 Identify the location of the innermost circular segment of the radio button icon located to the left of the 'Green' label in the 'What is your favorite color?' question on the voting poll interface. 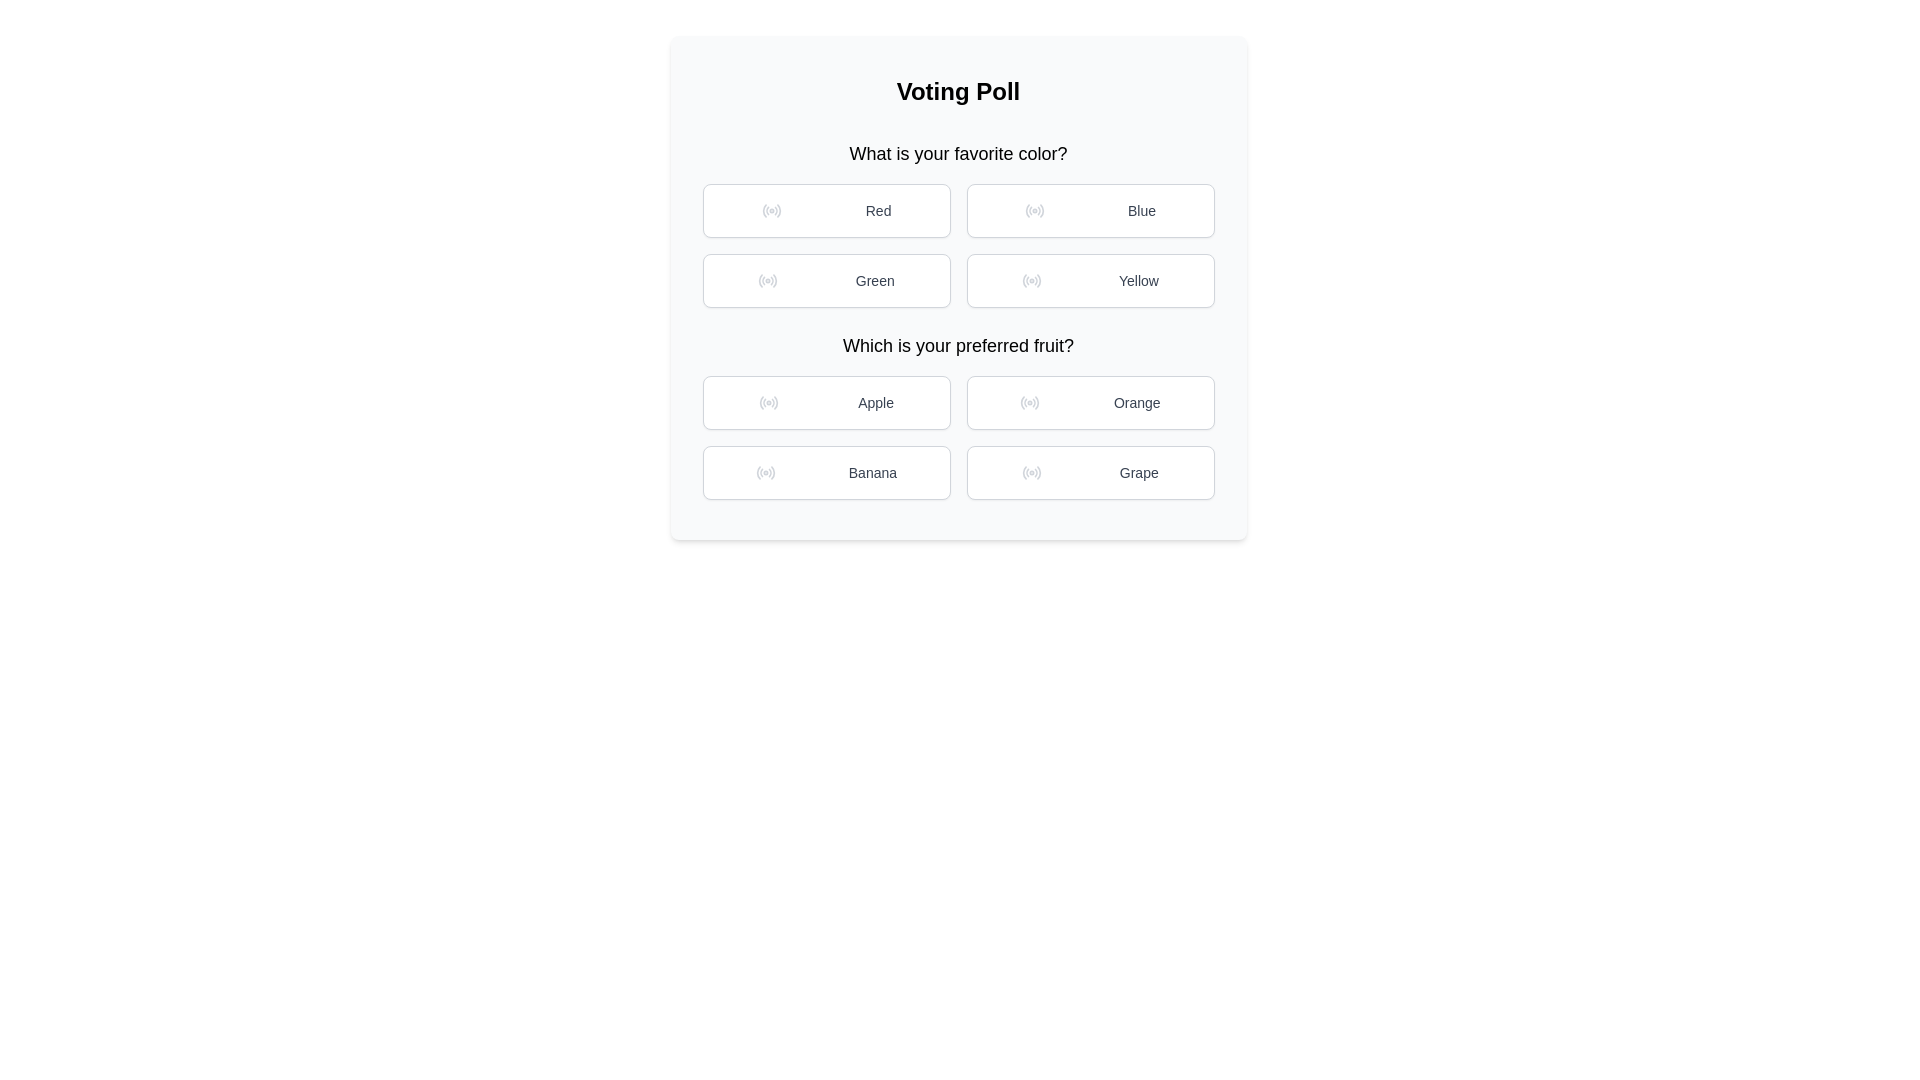
(760, 281).